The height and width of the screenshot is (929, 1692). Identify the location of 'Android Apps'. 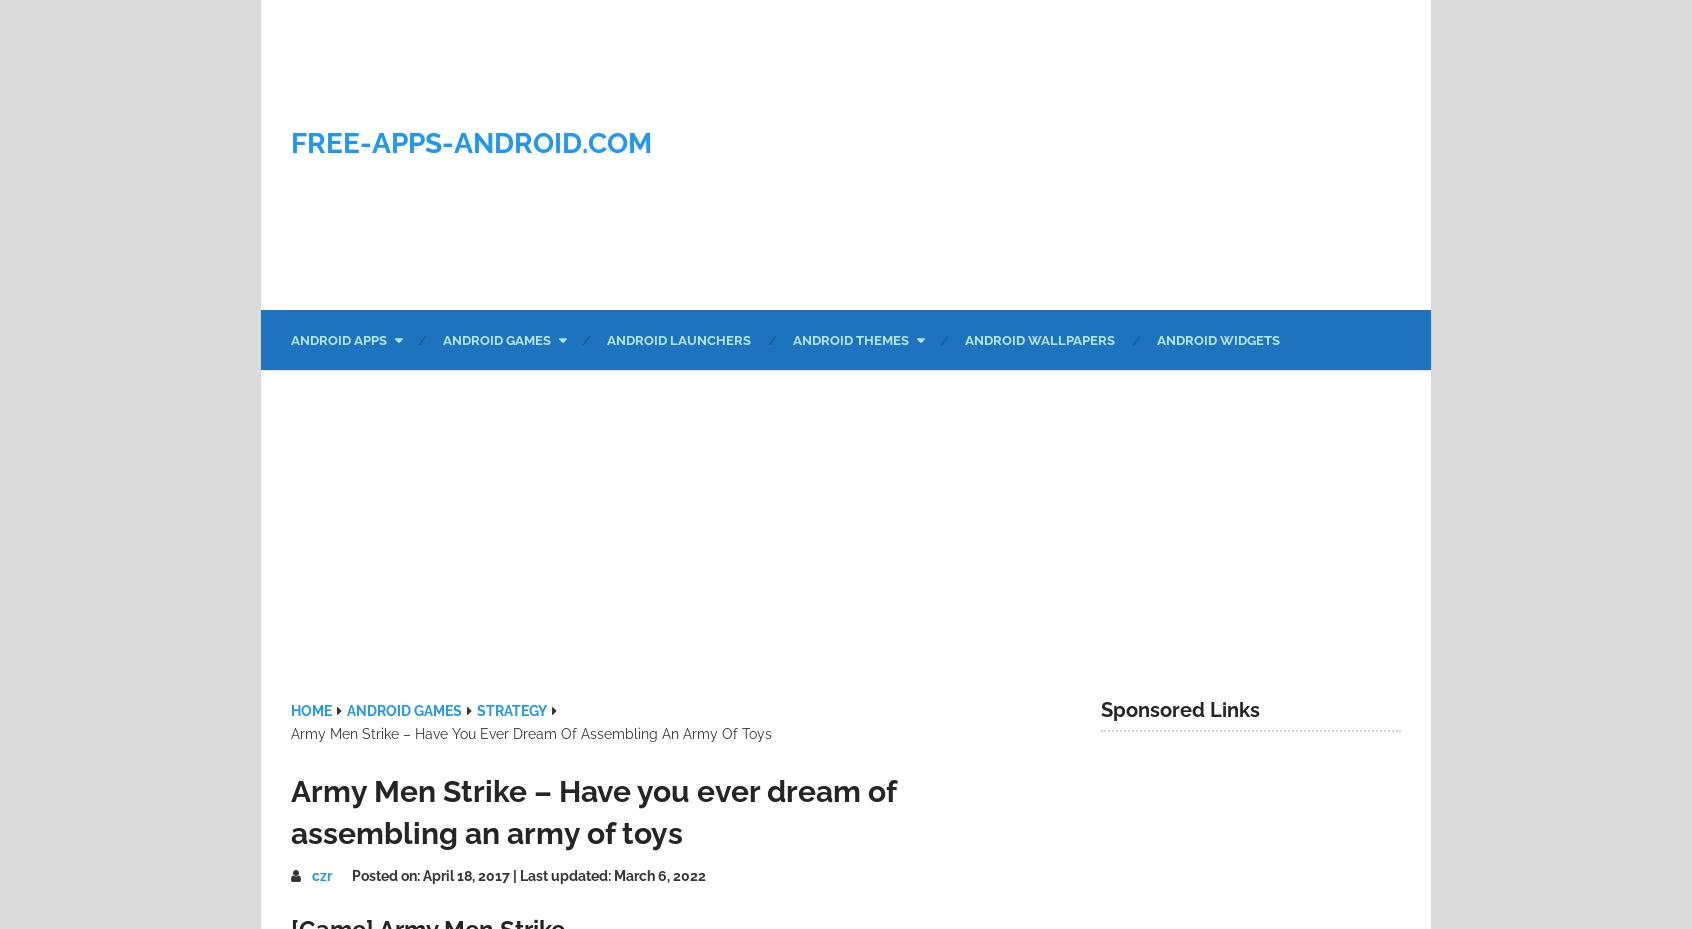
(338, 339).